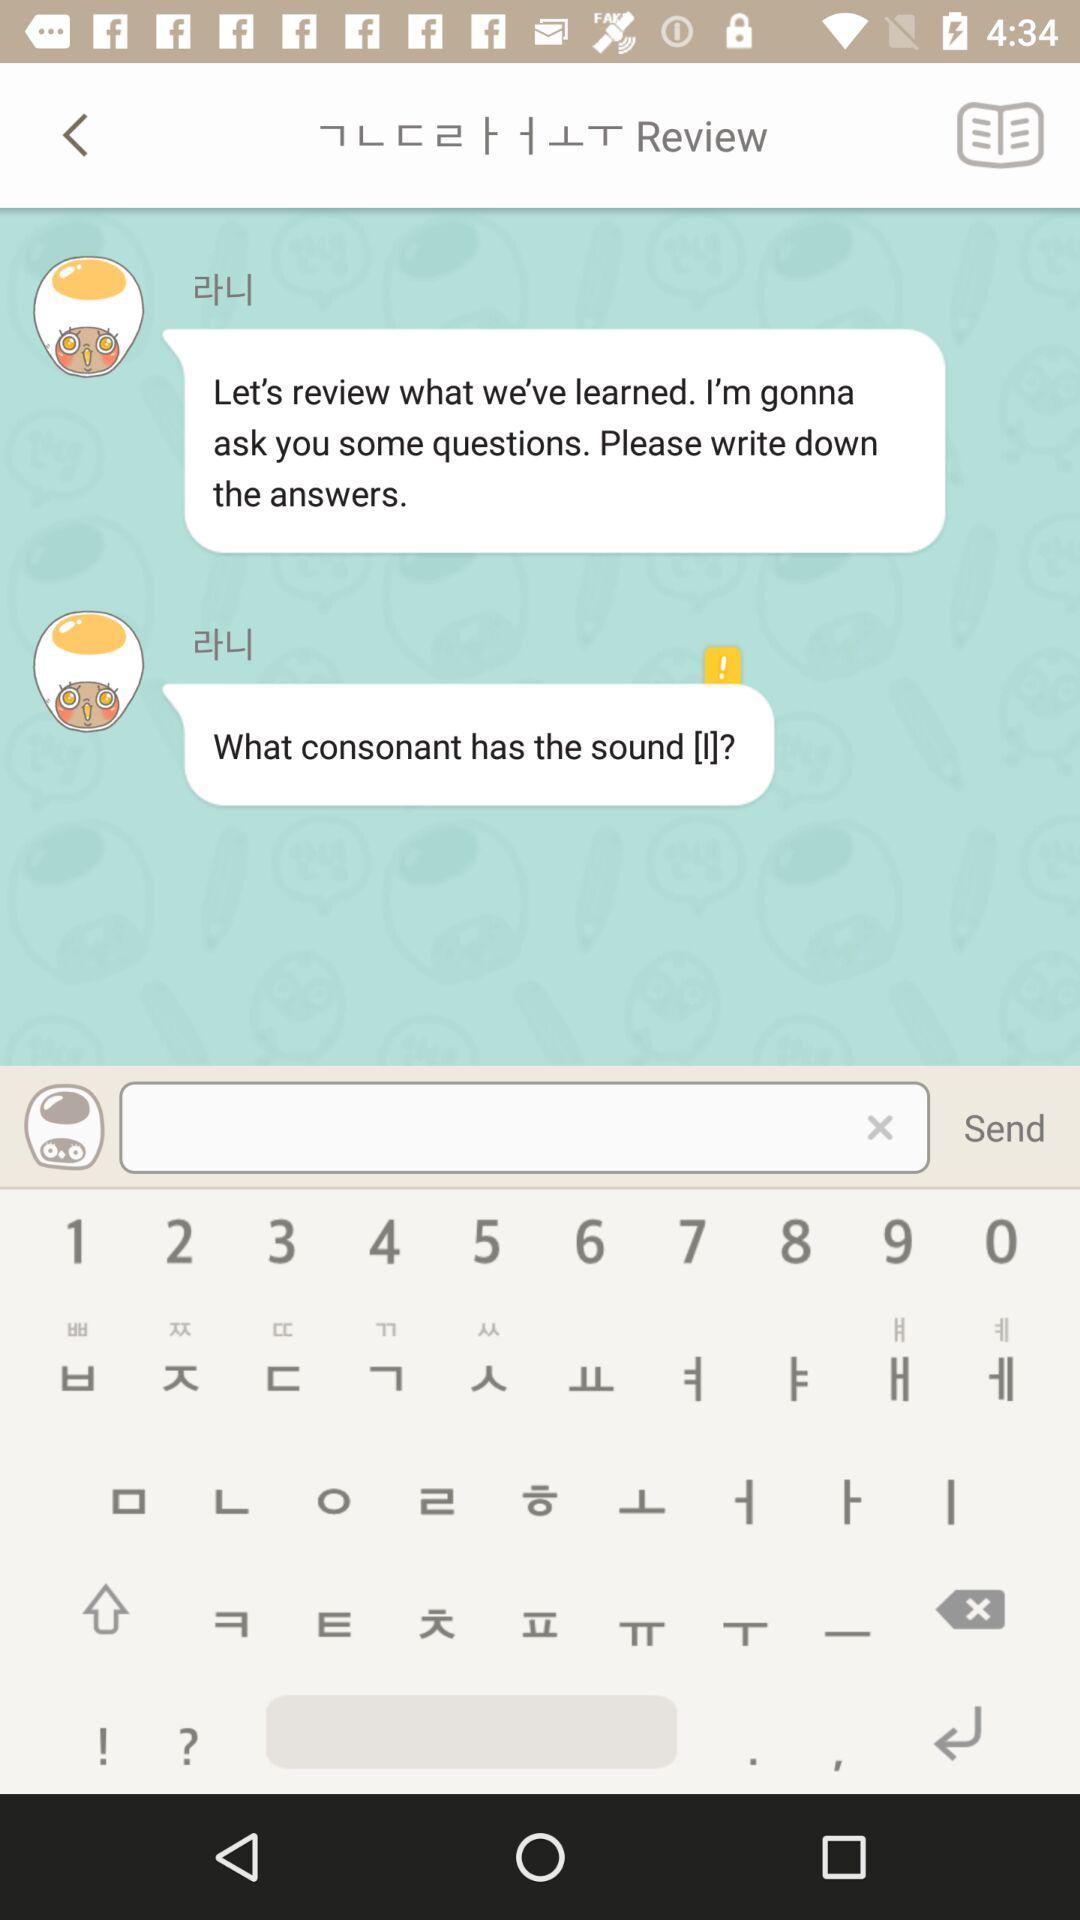 This screenshot has height=1920, width=1080. I want to click on the add icon, so click(642, 1609).